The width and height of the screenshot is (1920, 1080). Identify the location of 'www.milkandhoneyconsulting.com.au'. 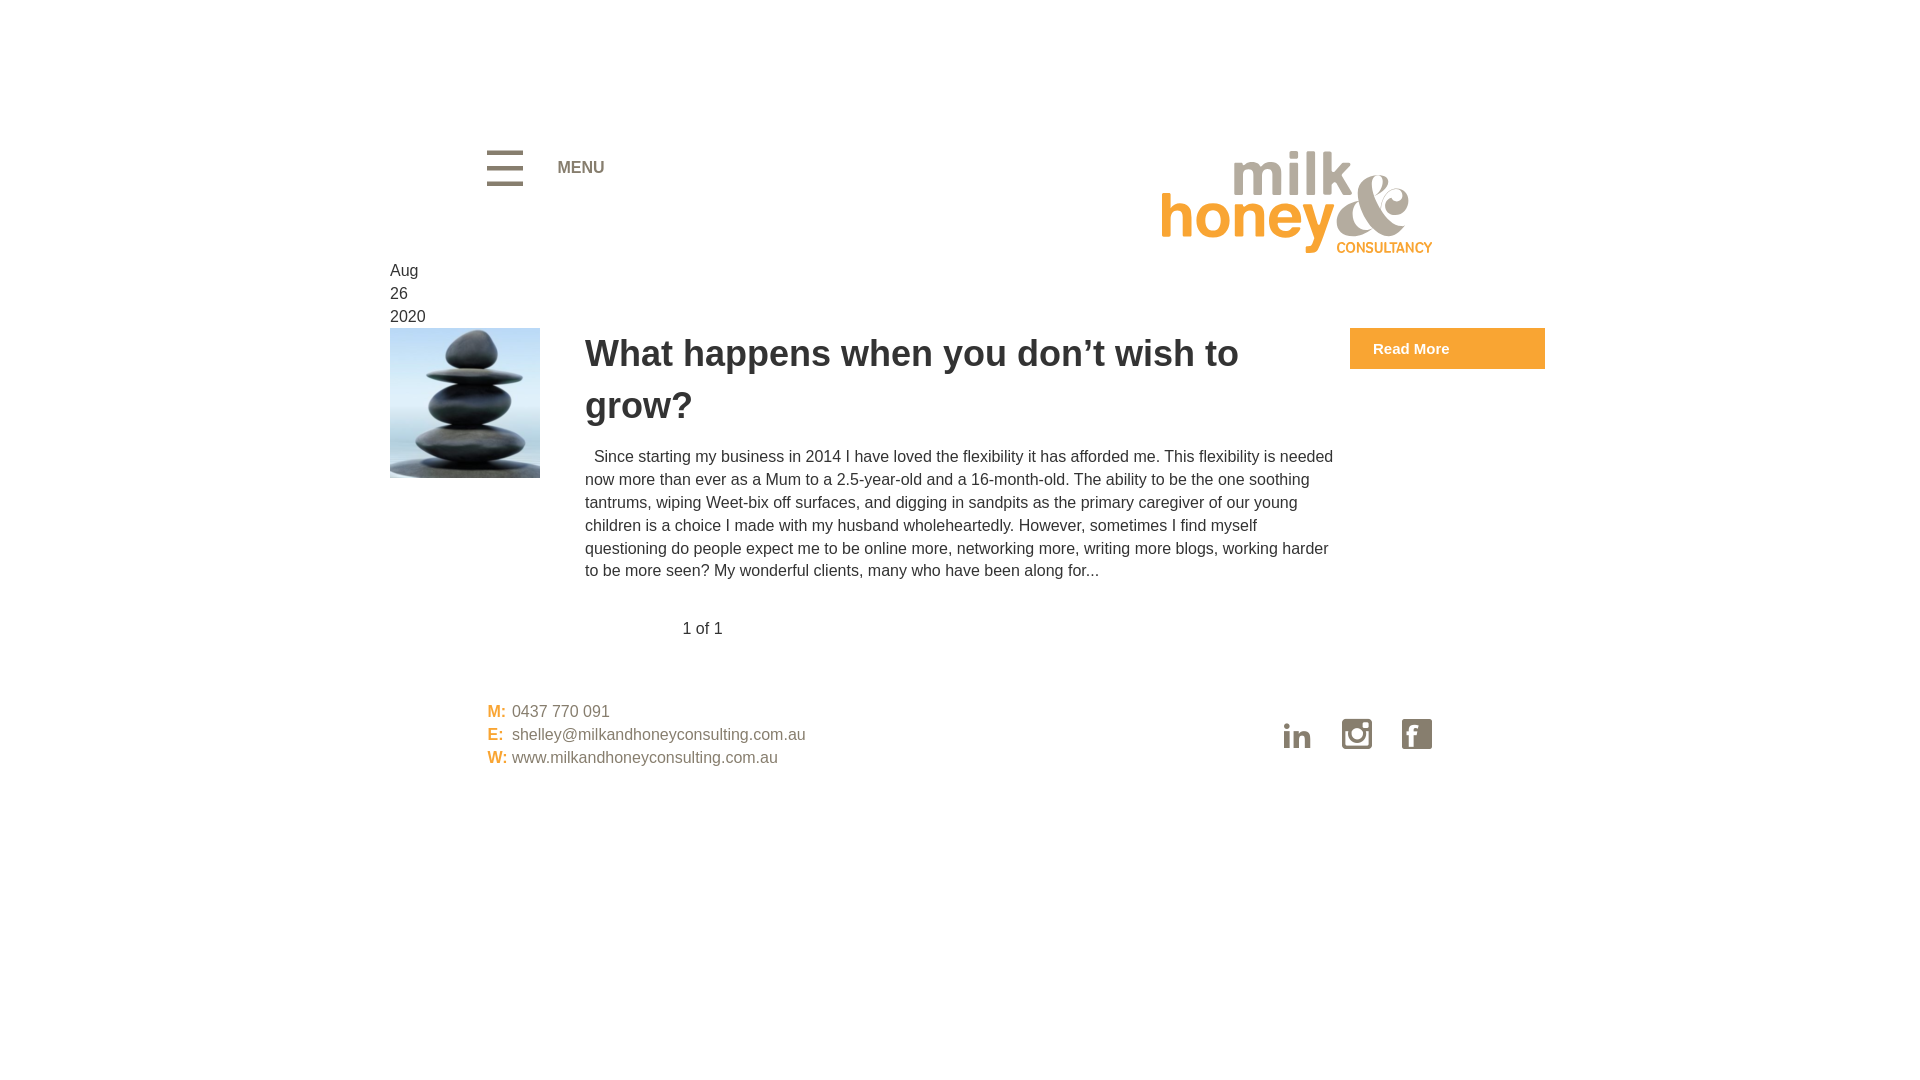
(644, 757).